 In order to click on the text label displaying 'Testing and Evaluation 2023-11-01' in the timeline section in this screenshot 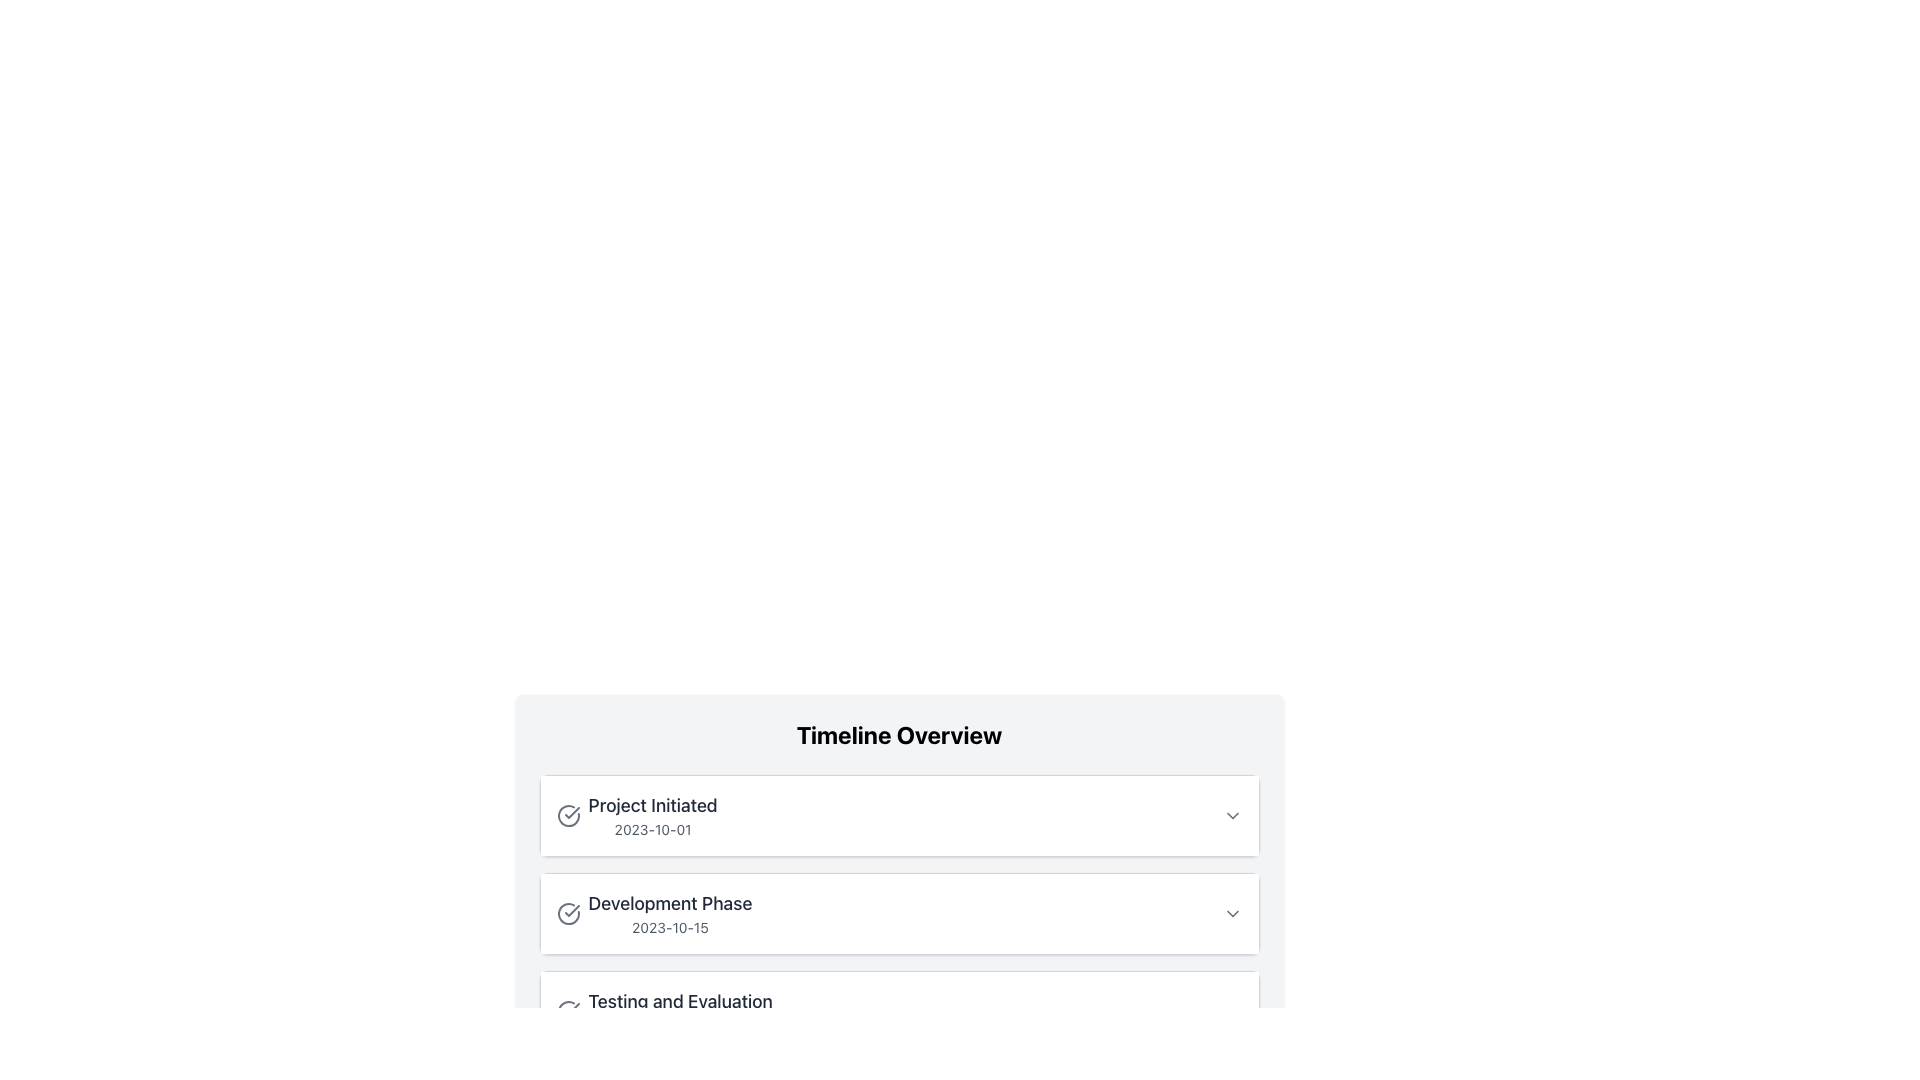, I will do `click(663, 1011)`.